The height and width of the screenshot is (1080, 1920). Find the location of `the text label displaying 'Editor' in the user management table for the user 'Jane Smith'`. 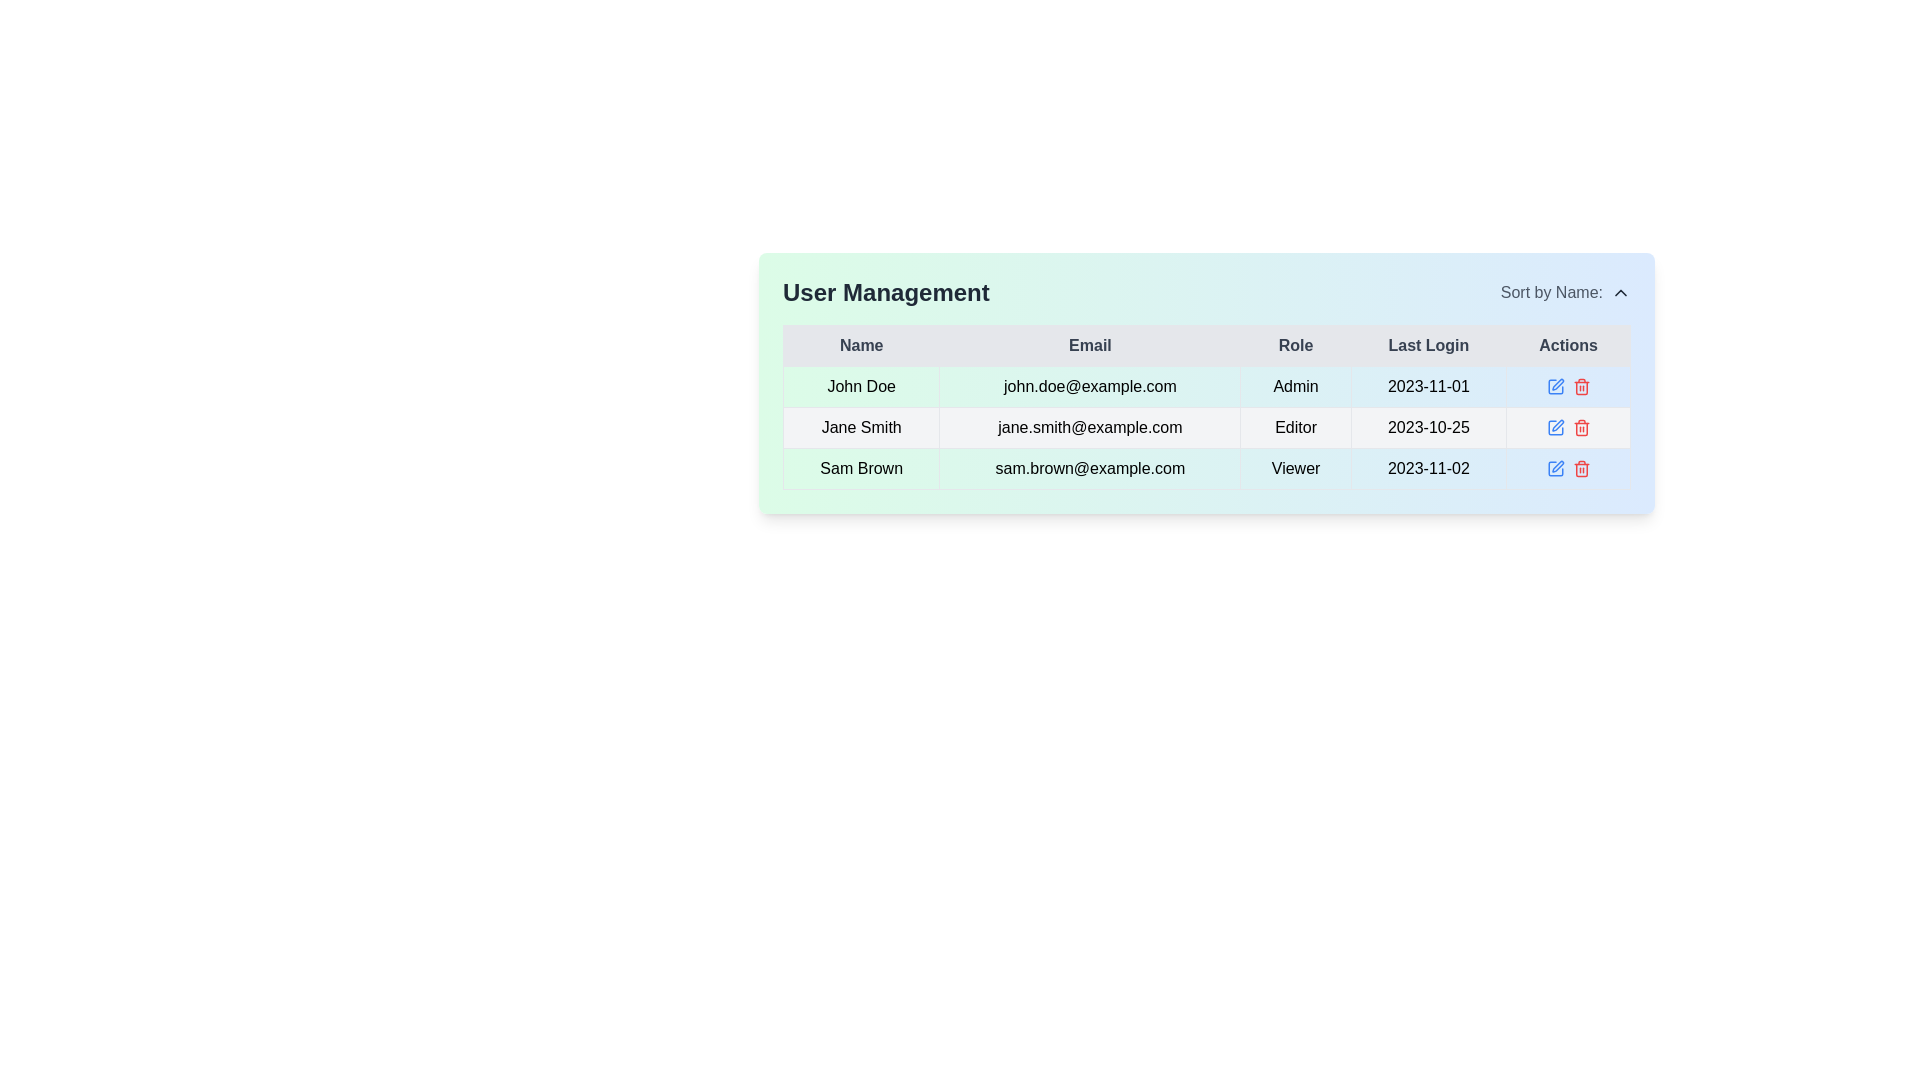

the text label displaying 'Editor' in the user management table for the user 'Jane Smith' is located at coordinates (1296, 427).